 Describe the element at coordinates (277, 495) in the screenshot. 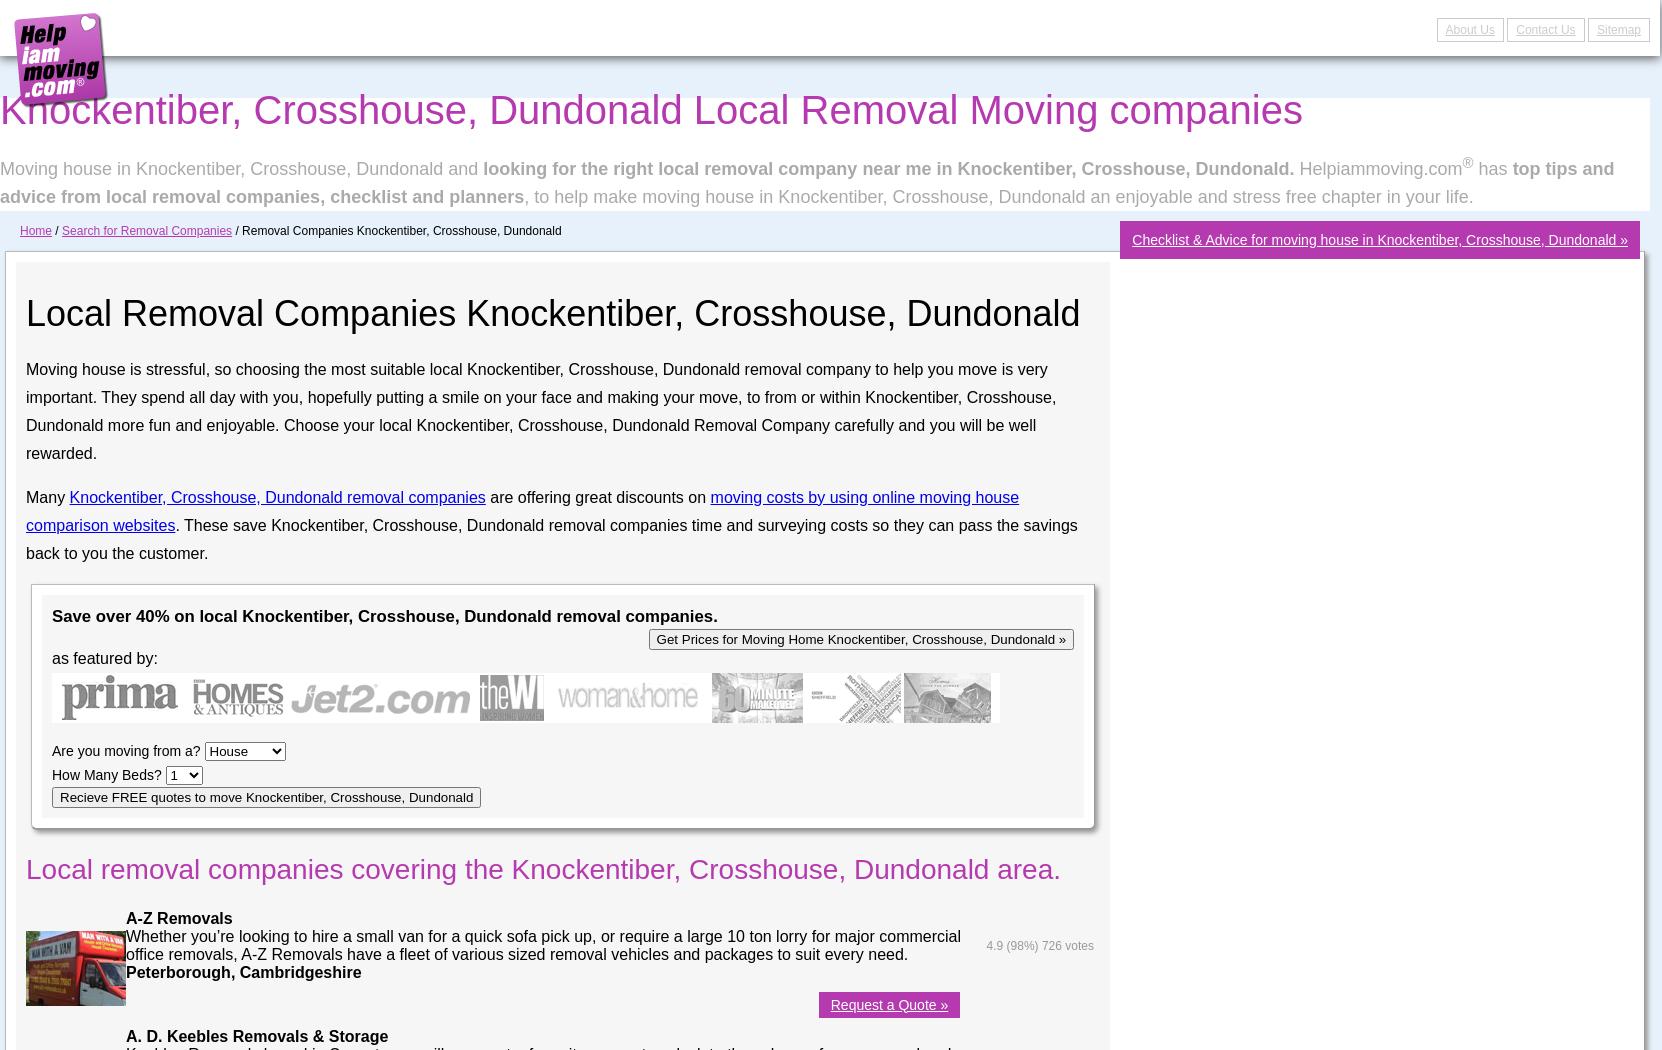

I see `'Knockentiber, Crosshouse, Dundonald  removal companies'` at that location.